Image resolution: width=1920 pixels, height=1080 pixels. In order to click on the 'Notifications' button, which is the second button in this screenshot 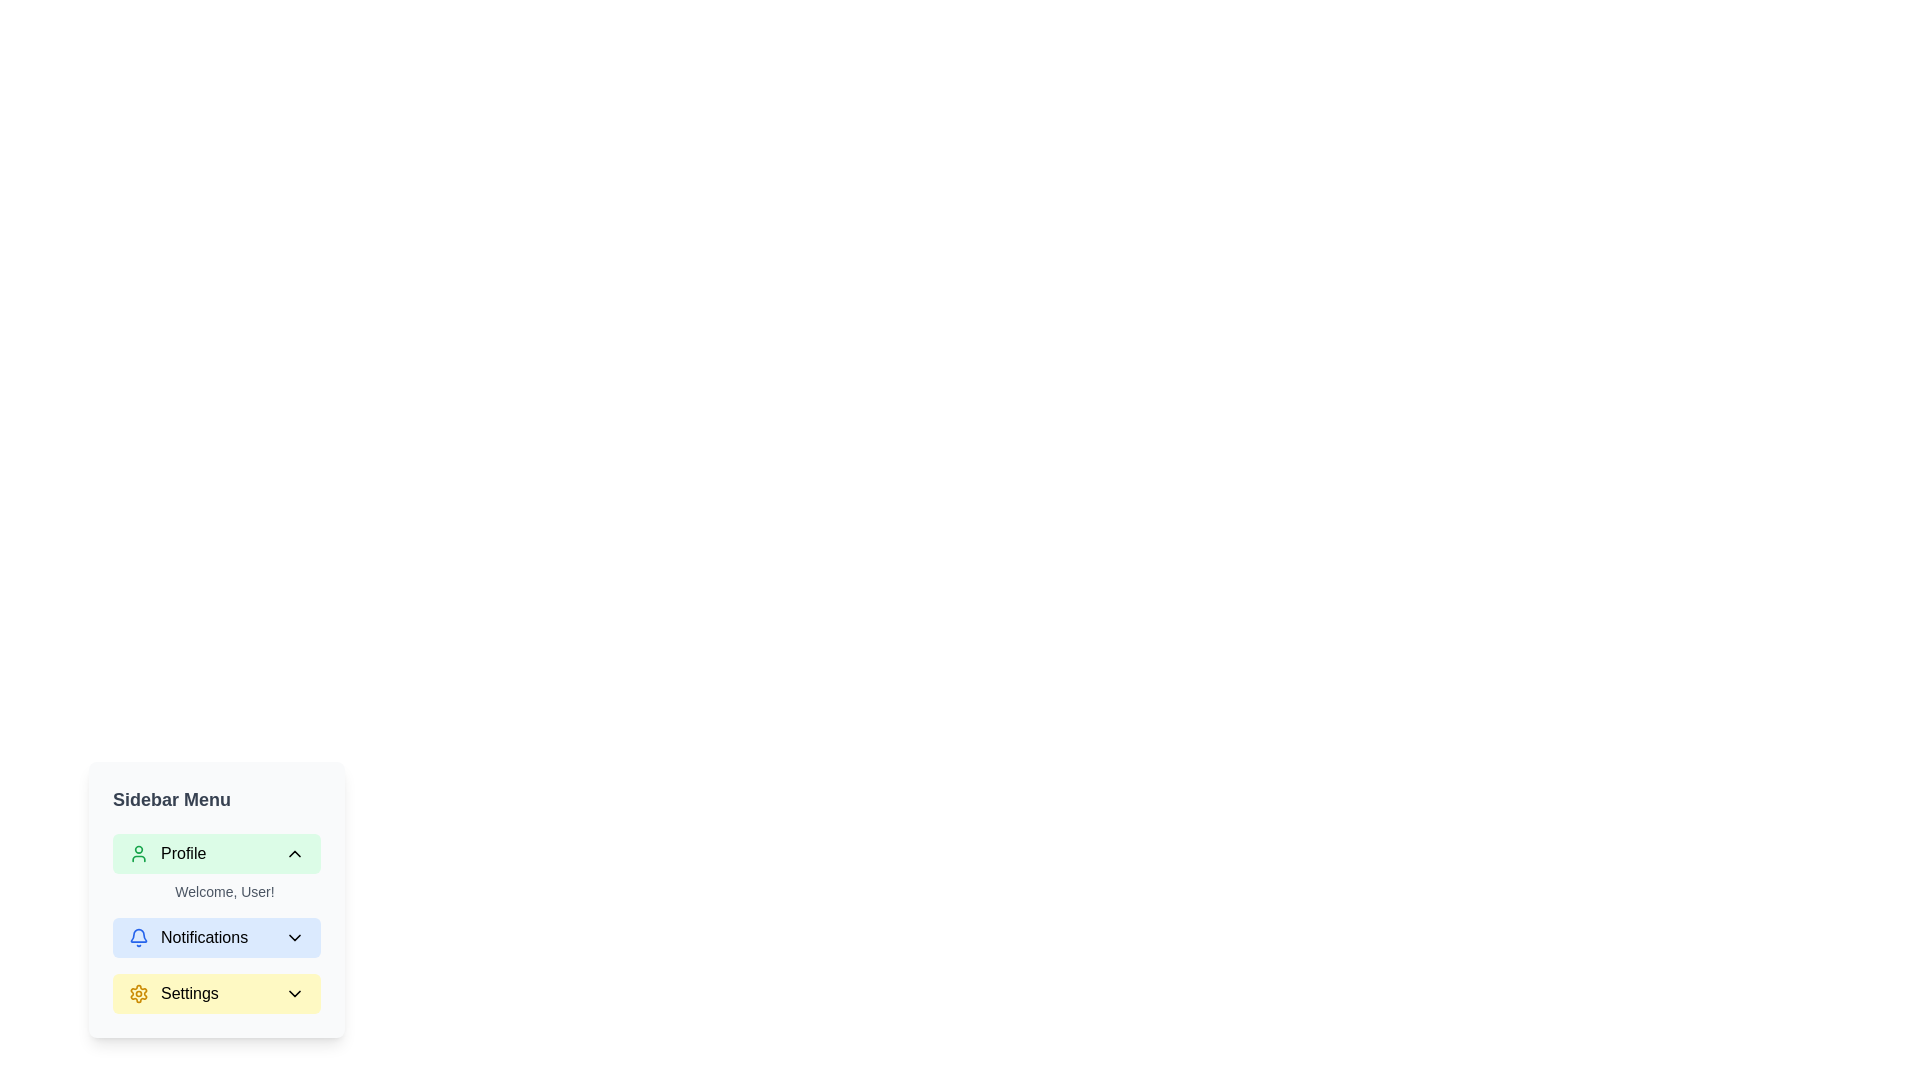, I will do `click(216, 937)`.